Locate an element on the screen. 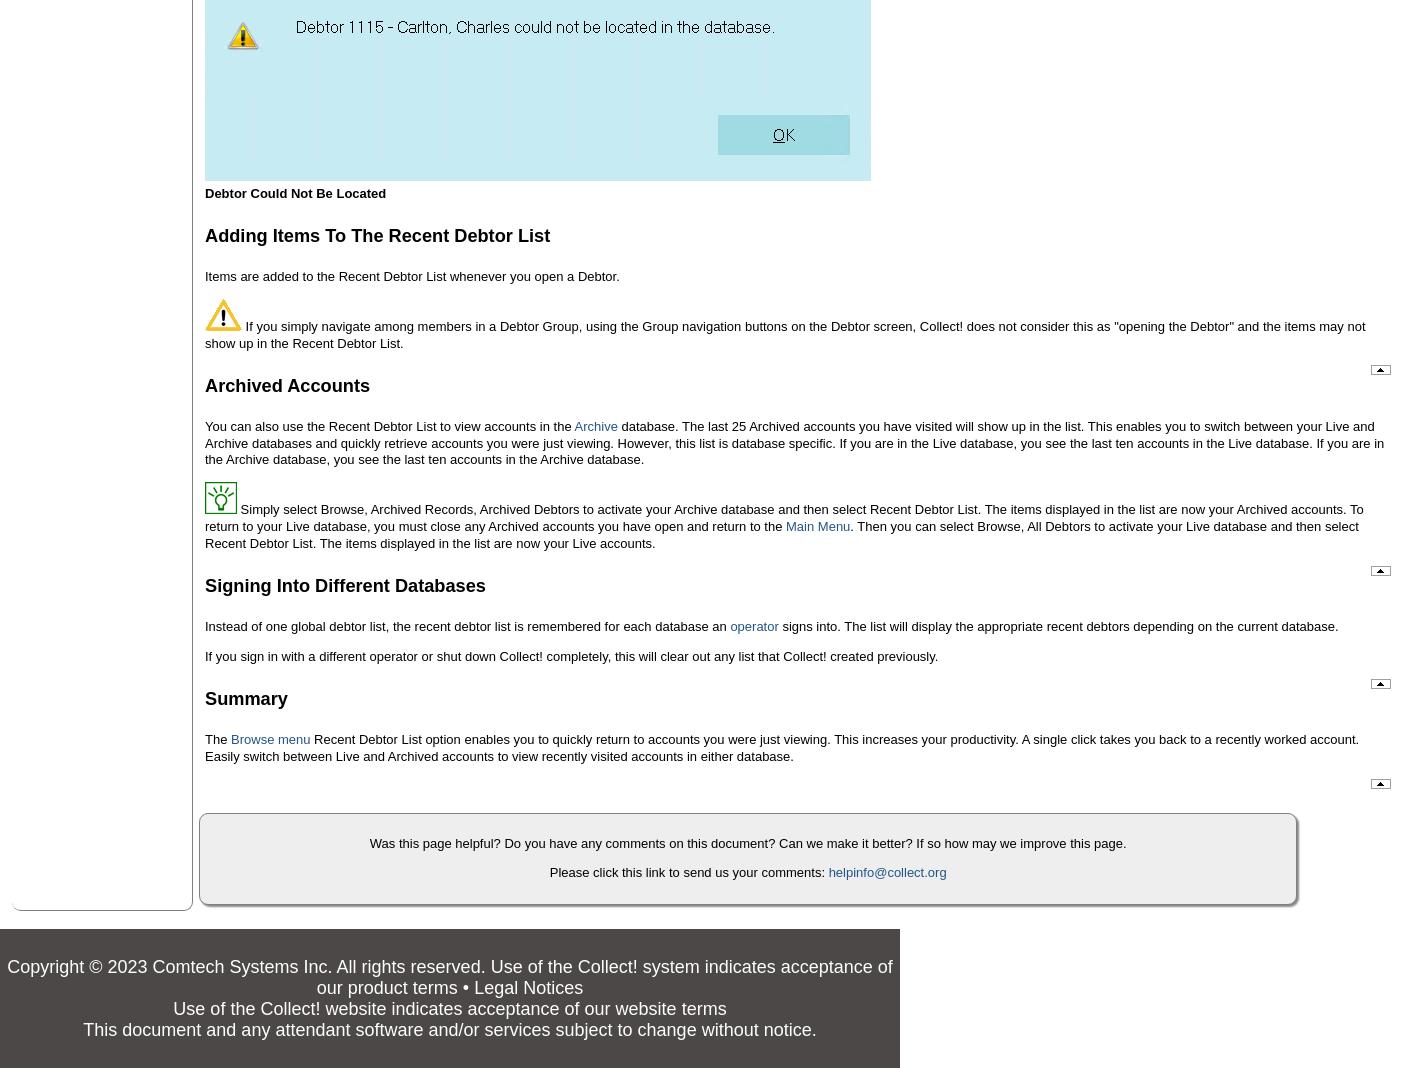  'Recent Debtor List option enables you
to quickly return to accounts you were just viewing. This
increases your productivity. A single click takes you back
to a recently worked account. Easily switch between Live
and Archived accounts to view recently visited accounts in
either database.' is located at coordinates (780, 746).